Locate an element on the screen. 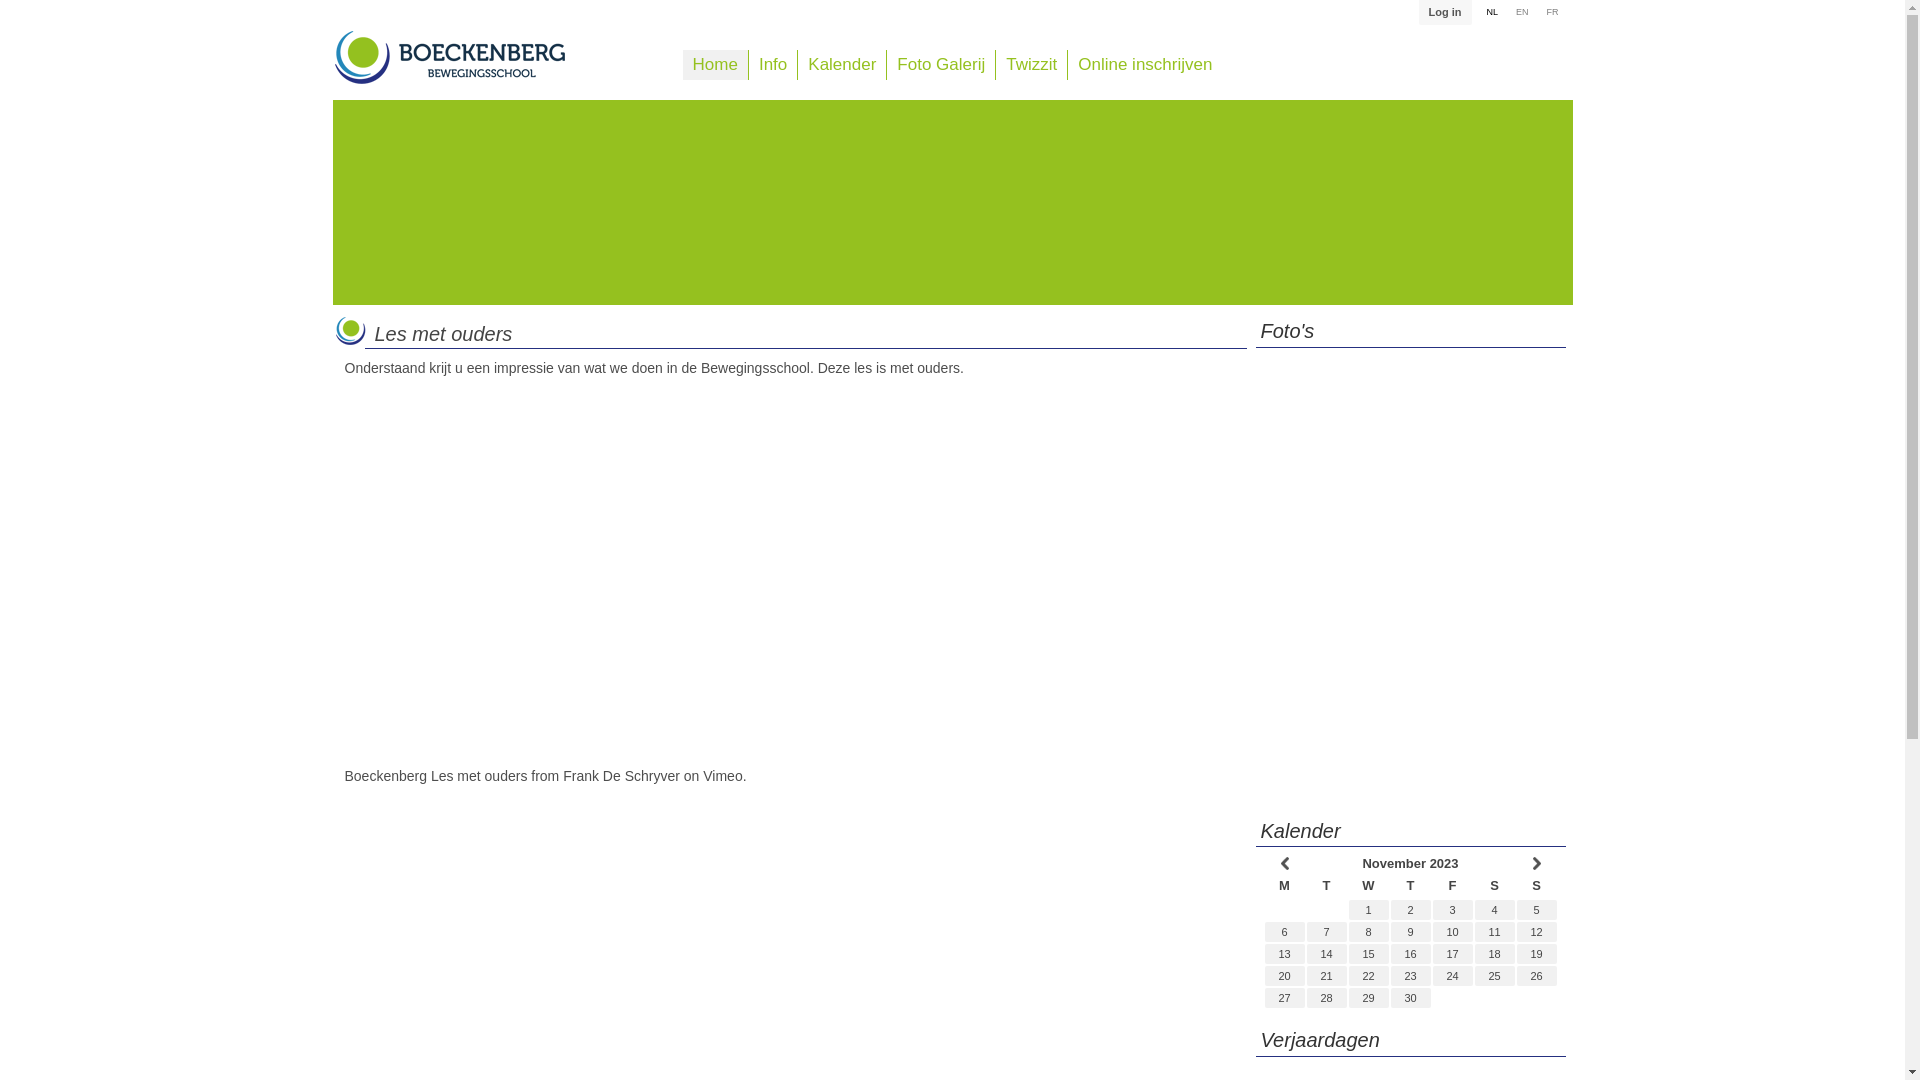 This screenshot has height=1080, width=1920. 'EN' is located at coordinates (1508, 12).